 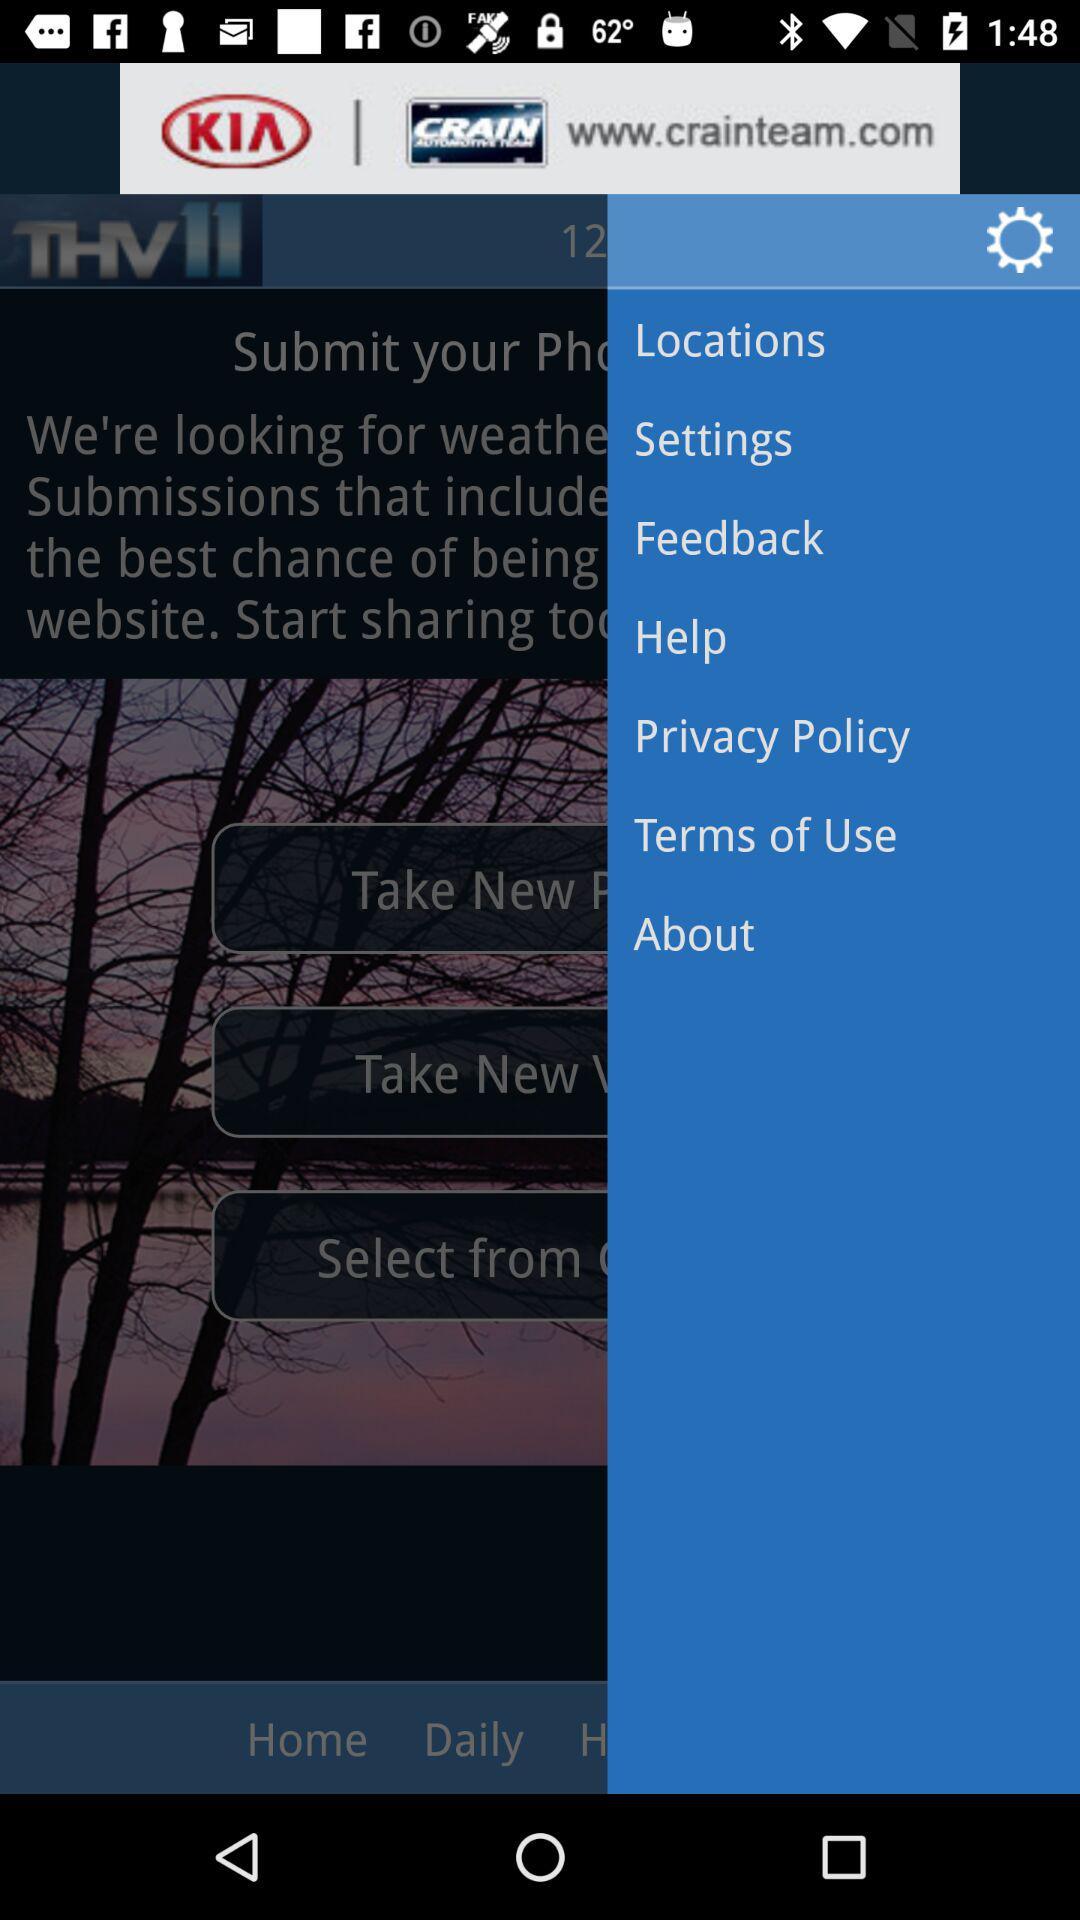 I want to click on the sliders icon, so click(x=131, y=240).